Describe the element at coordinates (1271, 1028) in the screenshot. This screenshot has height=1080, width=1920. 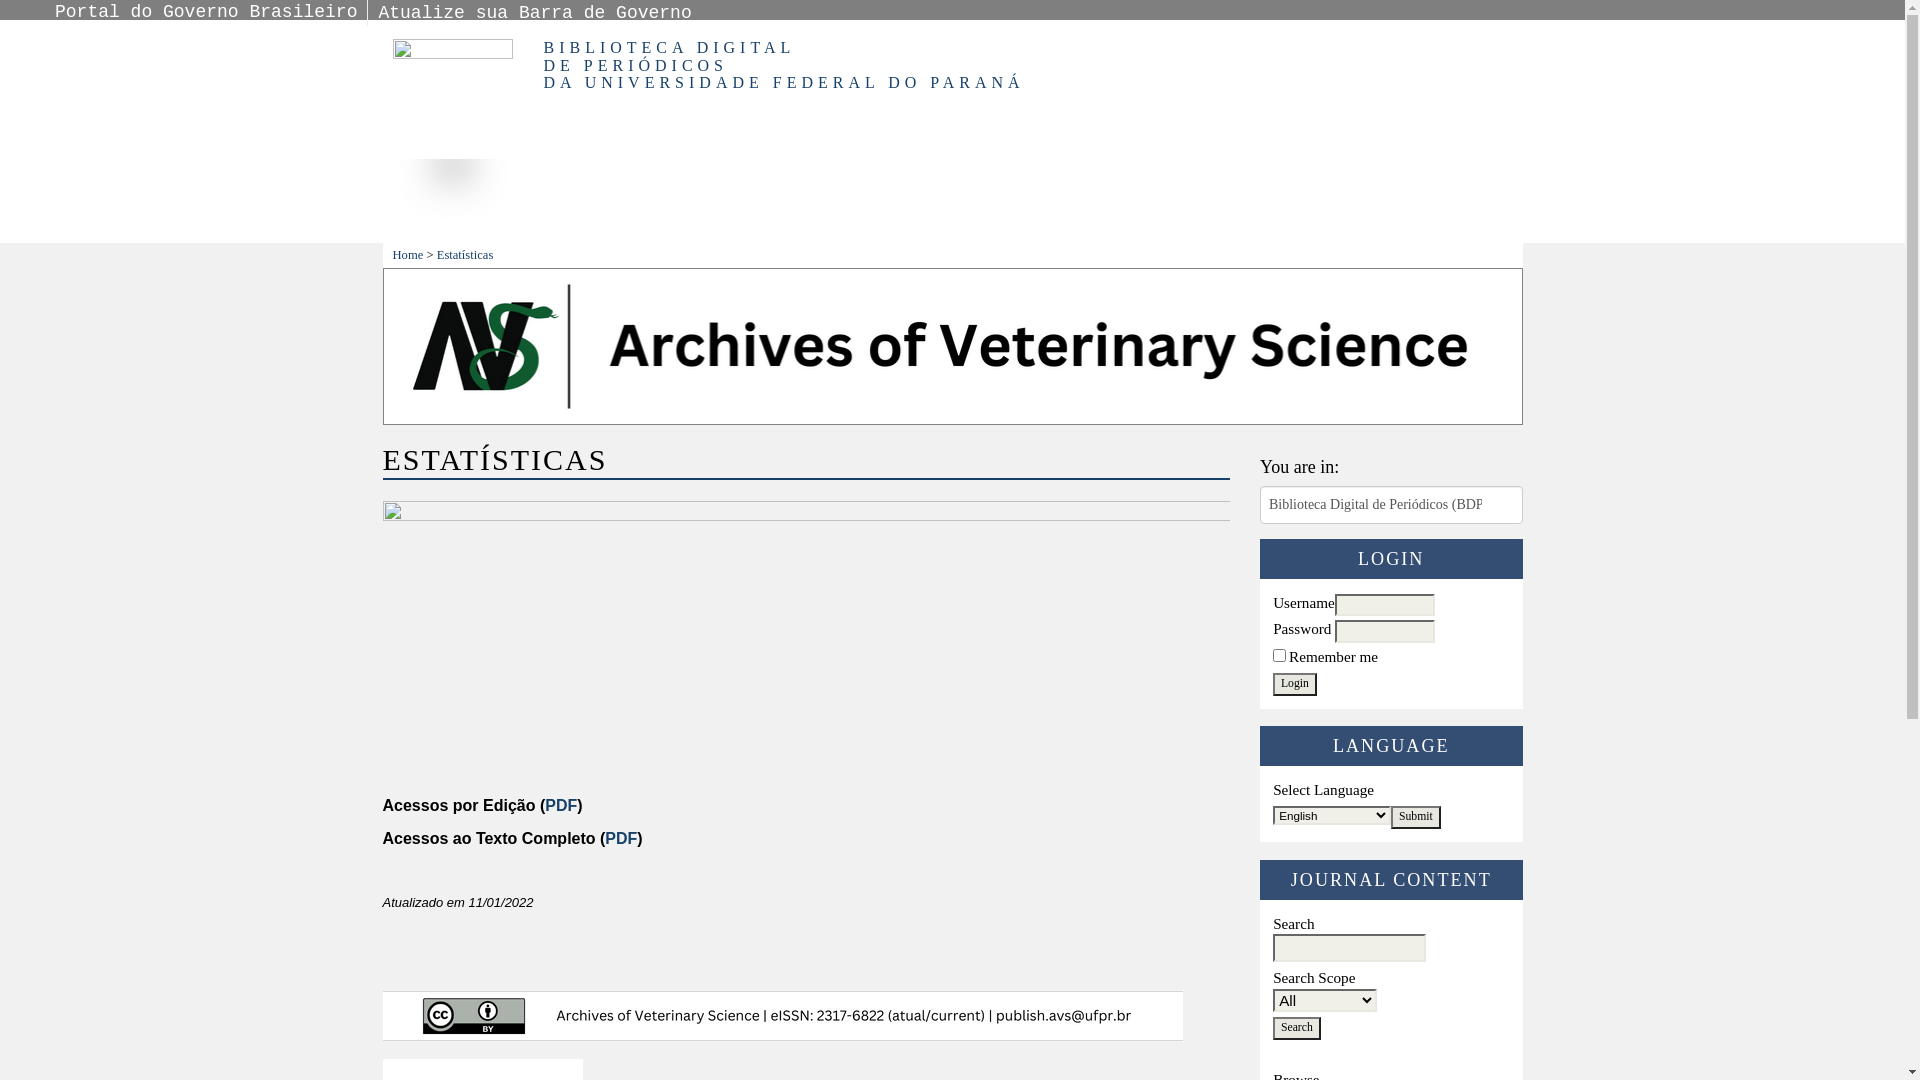
I see `'Search'` at that location.